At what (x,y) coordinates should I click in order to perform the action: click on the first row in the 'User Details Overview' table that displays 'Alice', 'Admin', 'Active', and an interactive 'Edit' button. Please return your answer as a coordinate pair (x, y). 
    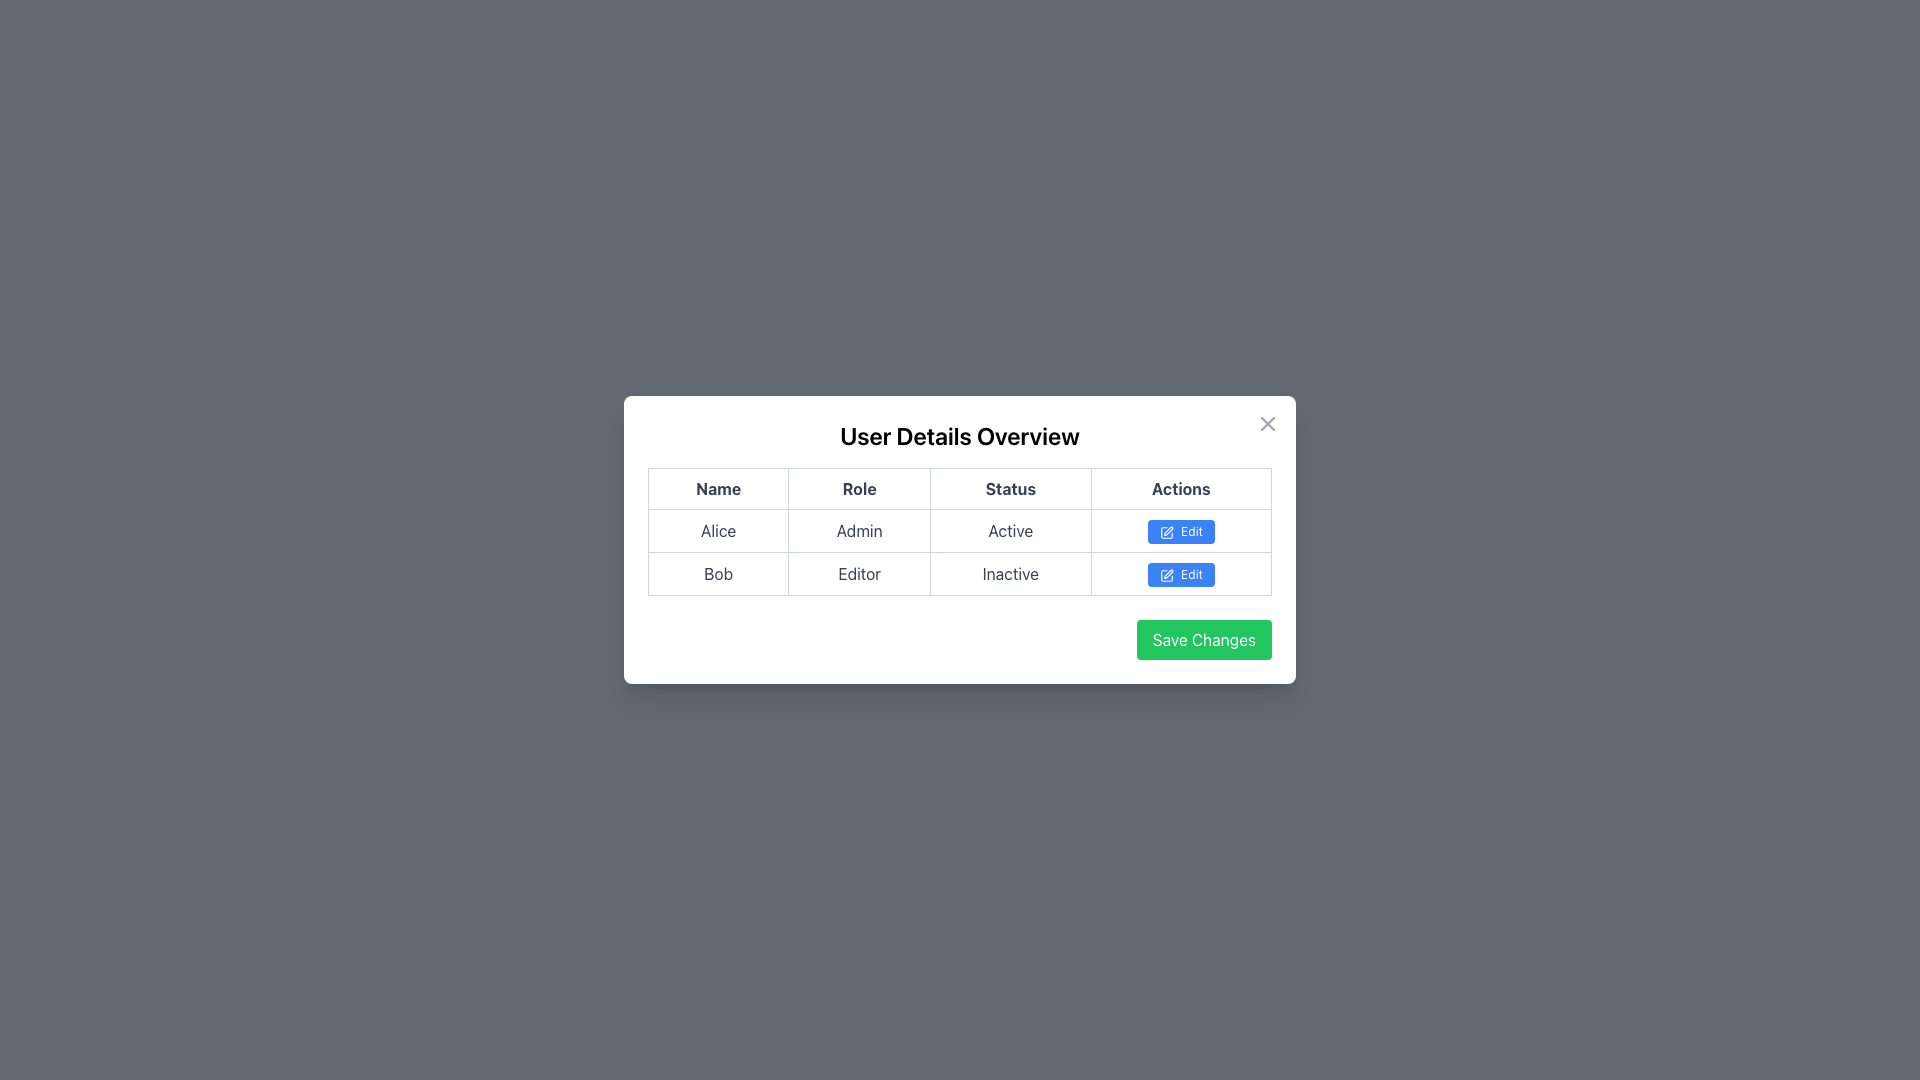
    Looking at the image, I should click on (960, 530).